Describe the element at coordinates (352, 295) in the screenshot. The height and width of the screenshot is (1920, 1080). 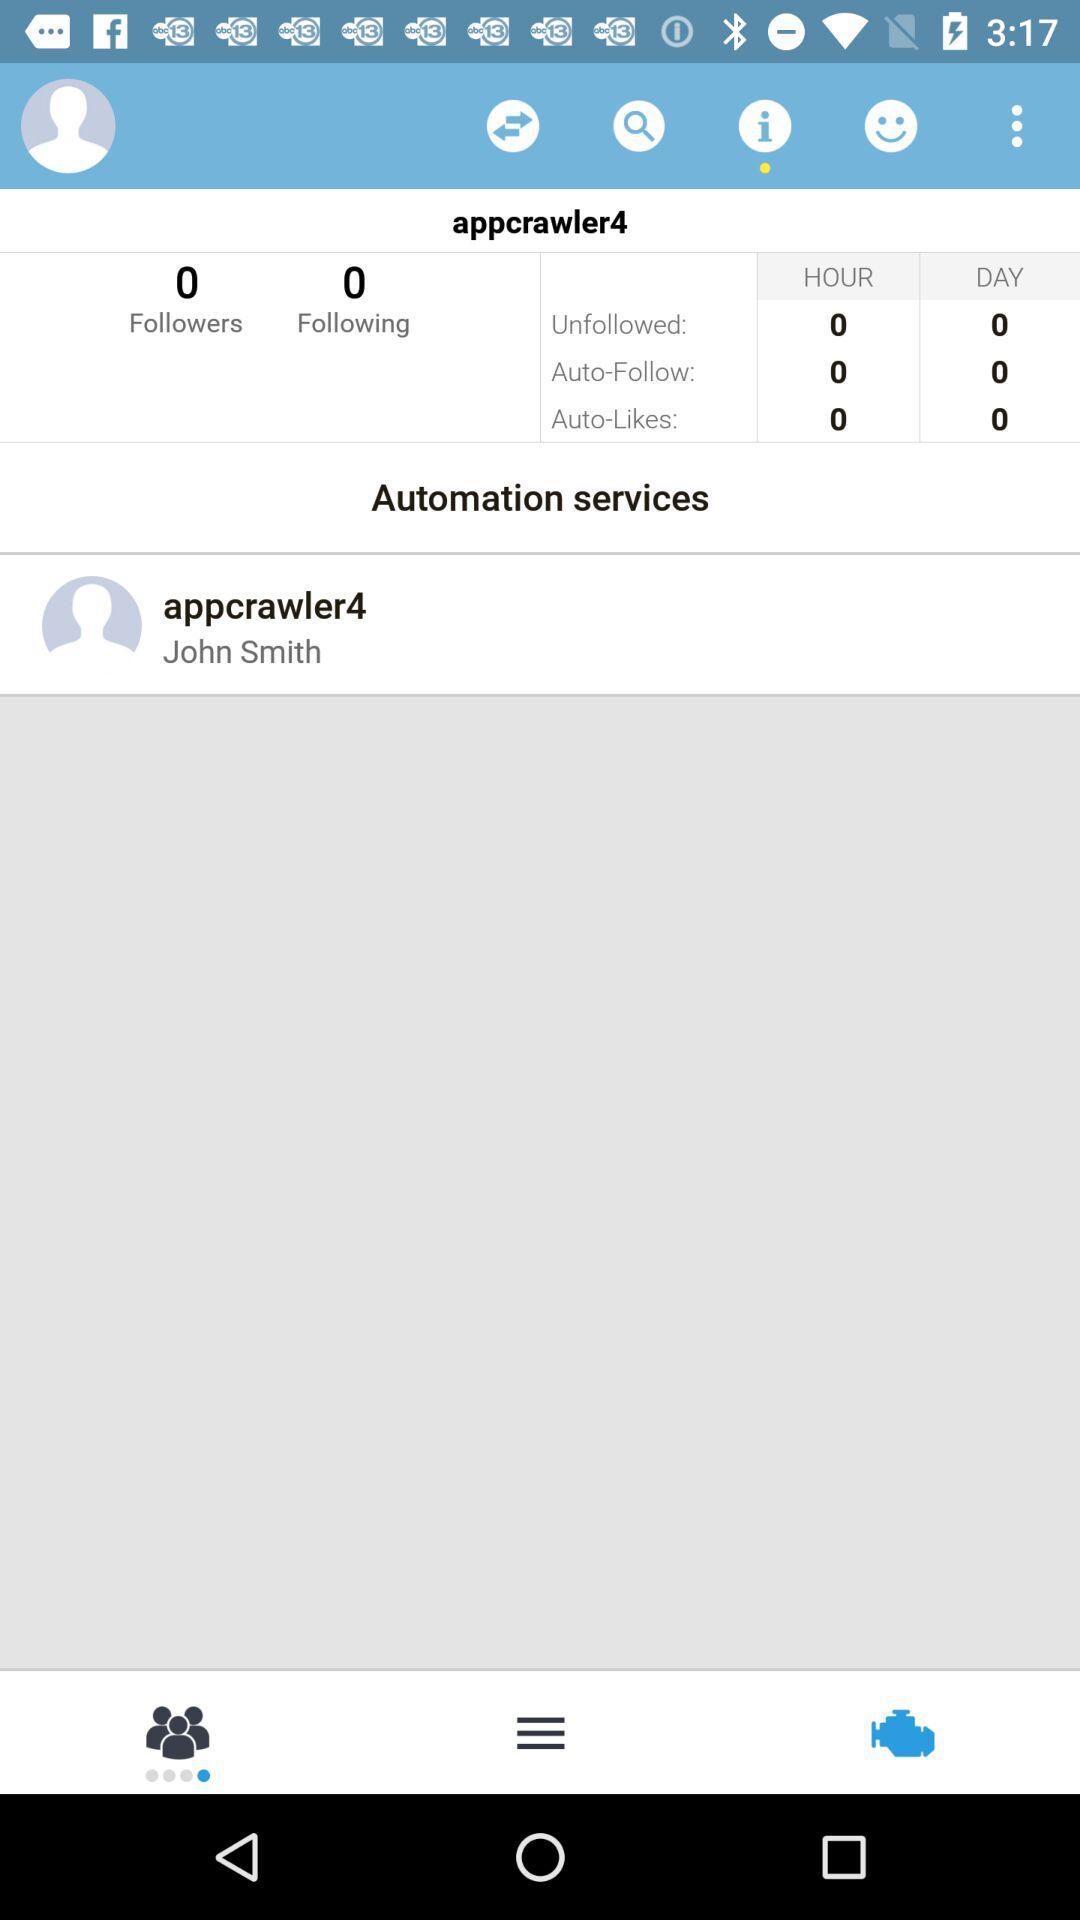
I see `the icon next to 0` at that location.